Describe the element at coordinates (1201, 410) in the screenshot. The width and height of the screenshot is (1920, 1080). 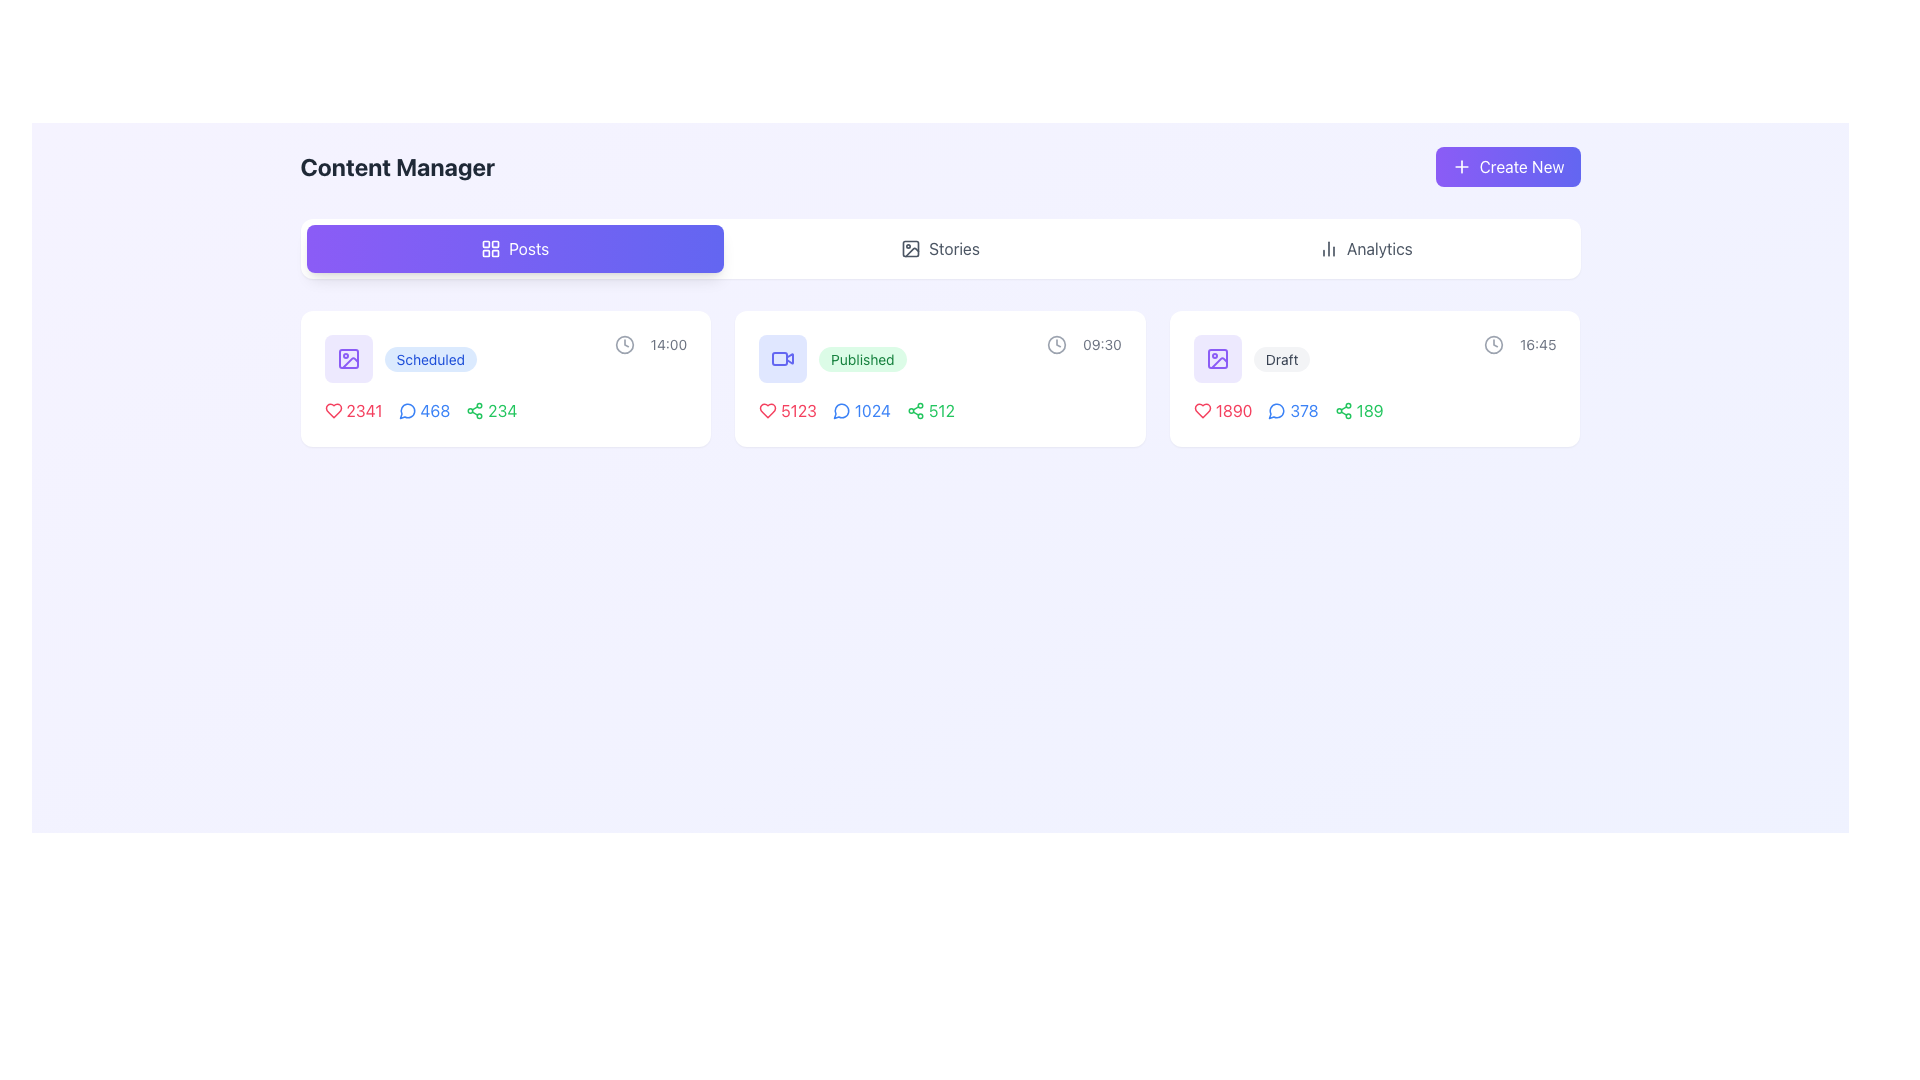
I see `the heart-shaped icon located in the lower left section of the 'Draft' card, next to the number '1890', which represents likes or engagement` at that location.